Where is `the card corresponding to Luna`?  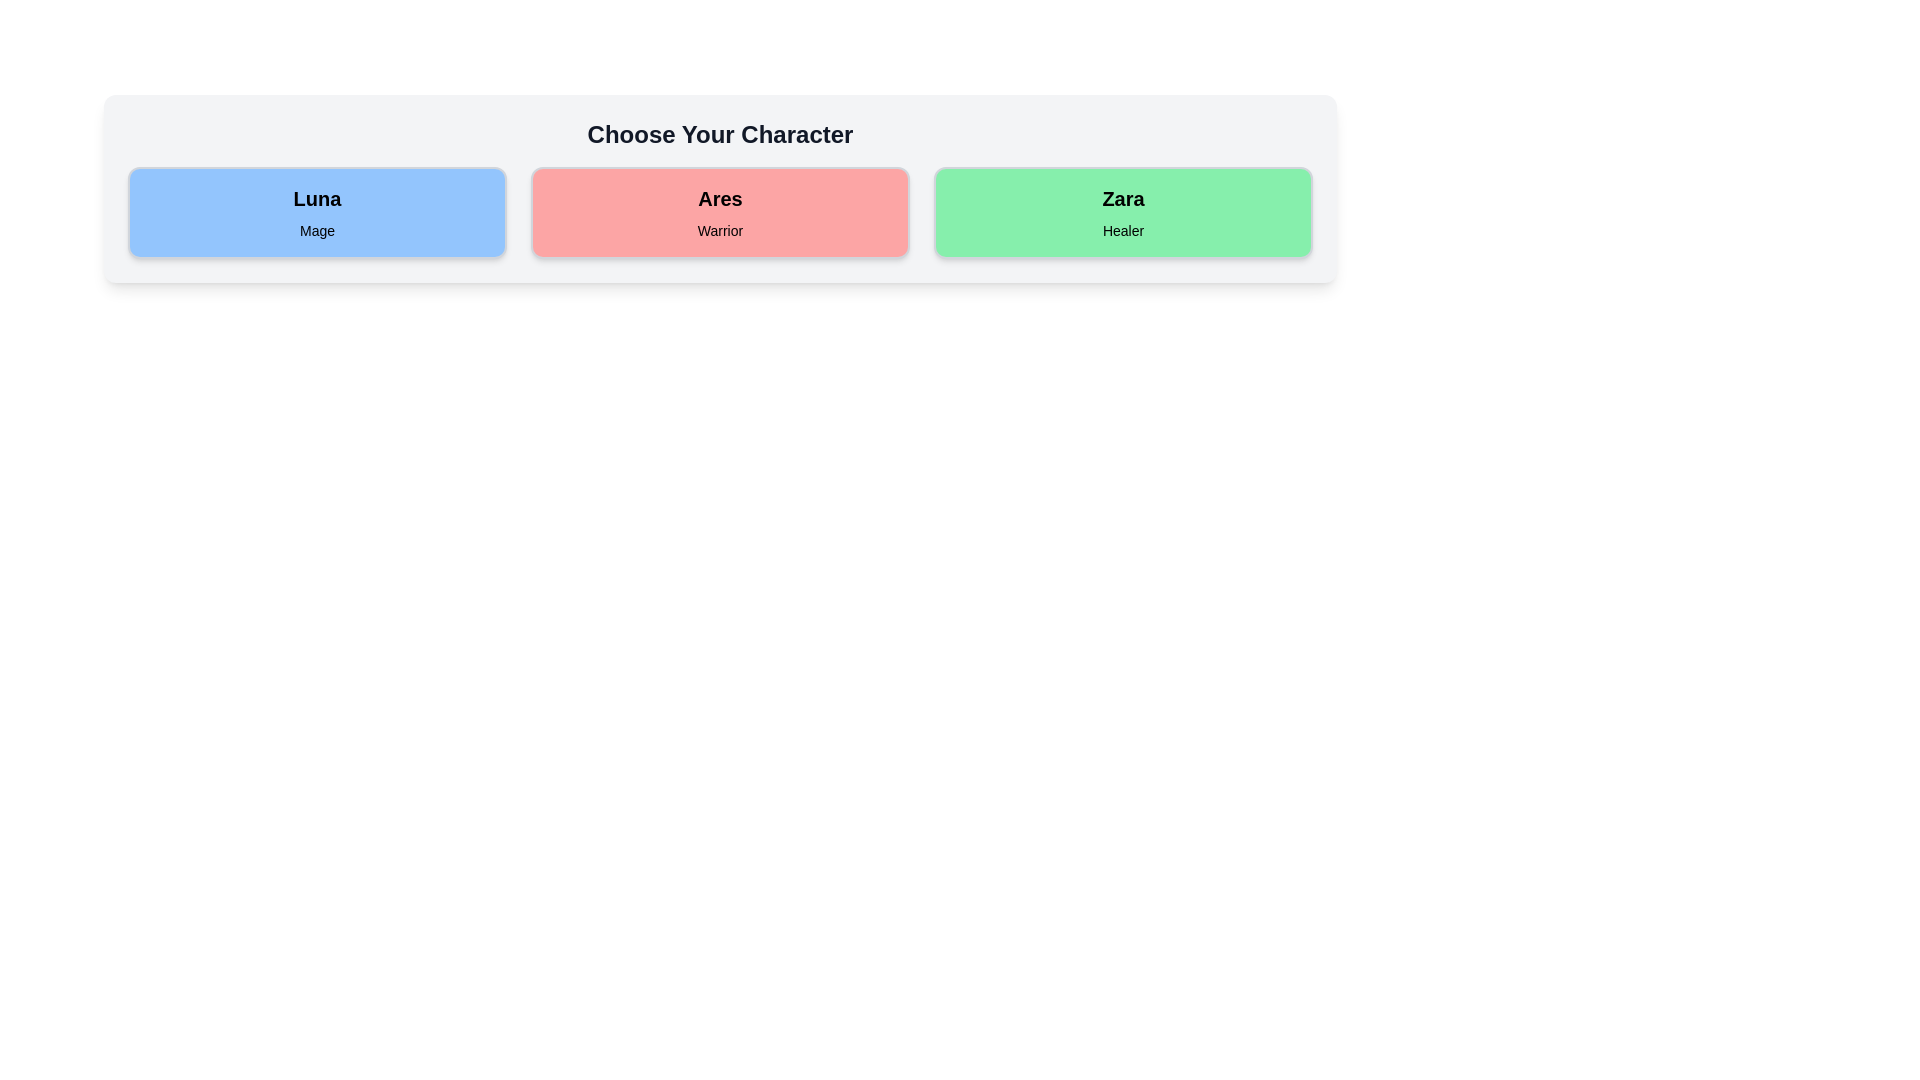
the card corresponding to Luna is located at coordinates (316, 212).